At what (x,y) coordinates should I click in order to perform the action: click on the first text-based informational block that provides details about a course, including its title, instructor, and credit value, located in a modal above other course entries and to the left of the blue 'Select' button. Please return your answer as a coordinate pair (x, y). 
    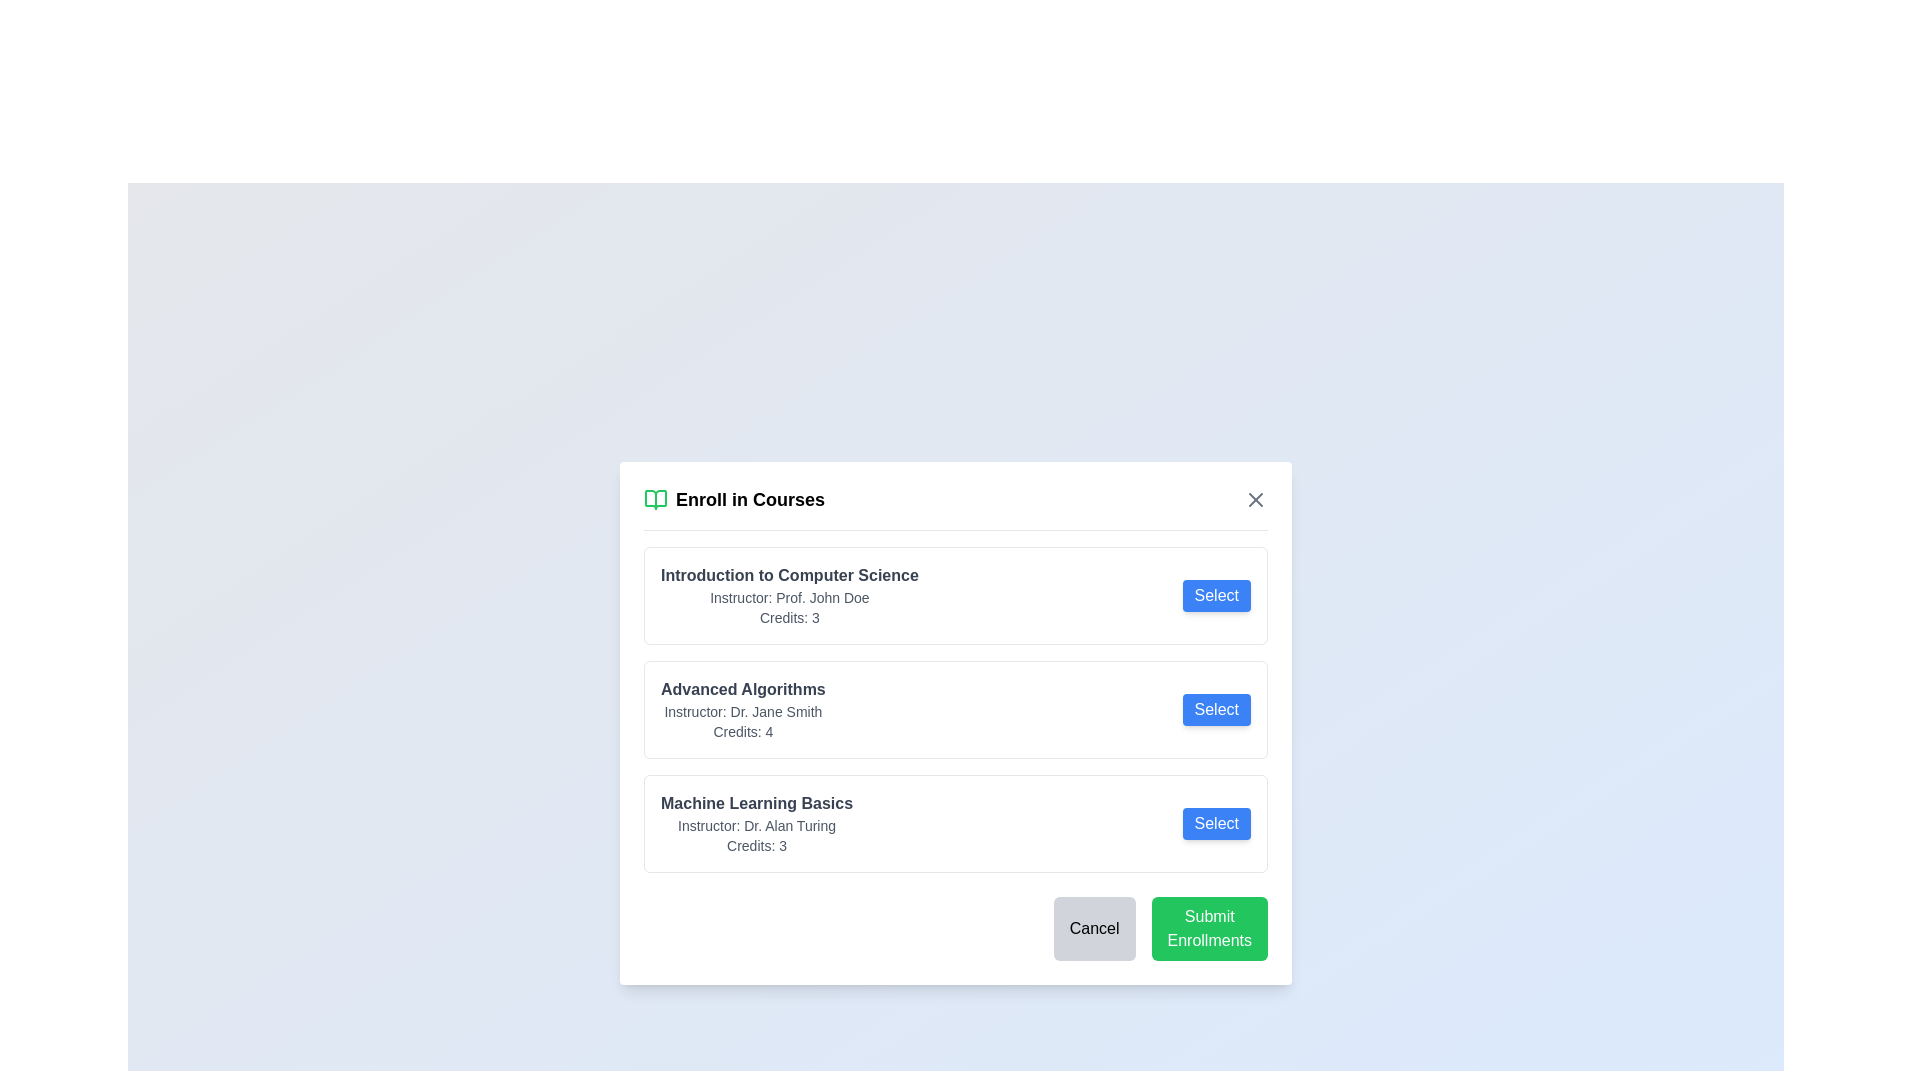
    Looking at the image, I should click on (788, 594).